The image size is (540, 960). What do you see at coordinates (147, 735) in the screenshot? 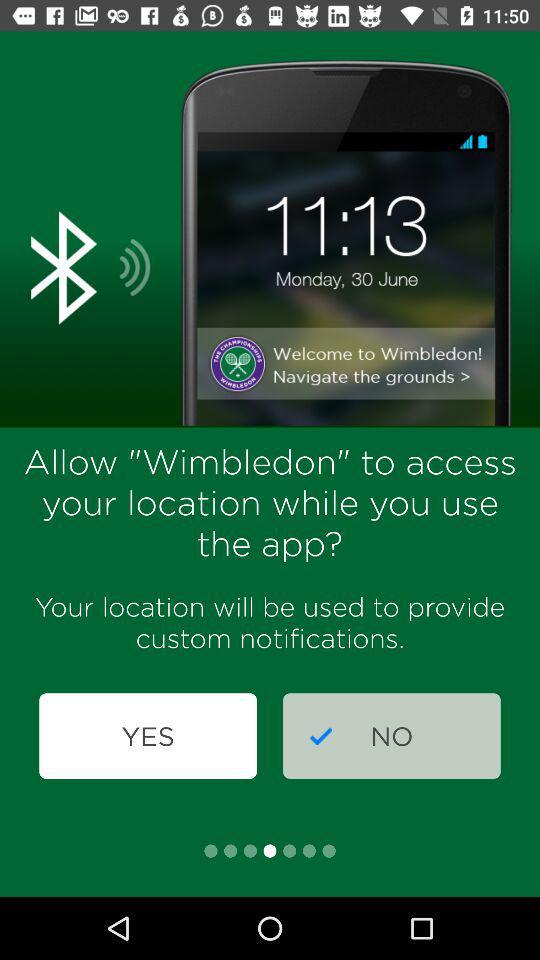
I see `icon at the bottom left corner` at bounding box center [147, 735].